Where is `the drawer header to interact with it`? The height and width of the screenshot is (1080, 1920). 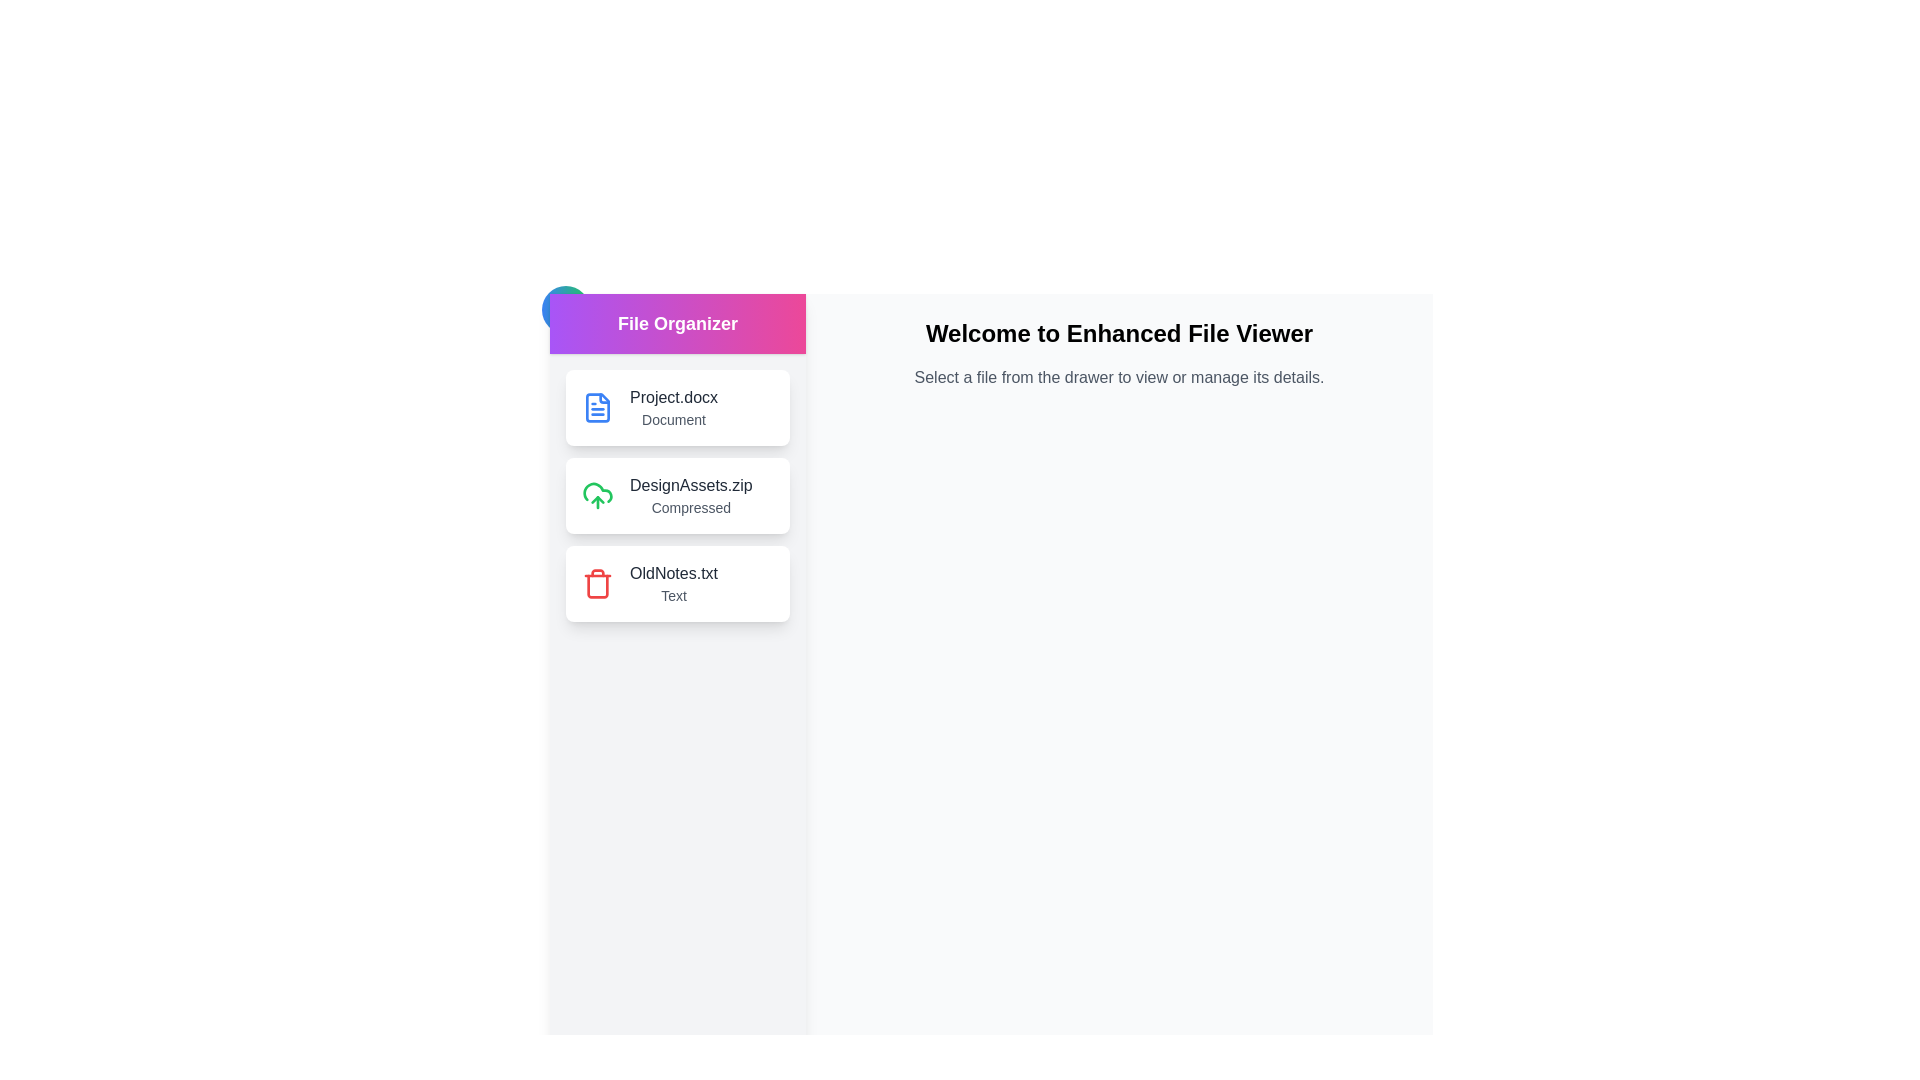
the drawer header to interact with it is located at coordinates (677, 323).